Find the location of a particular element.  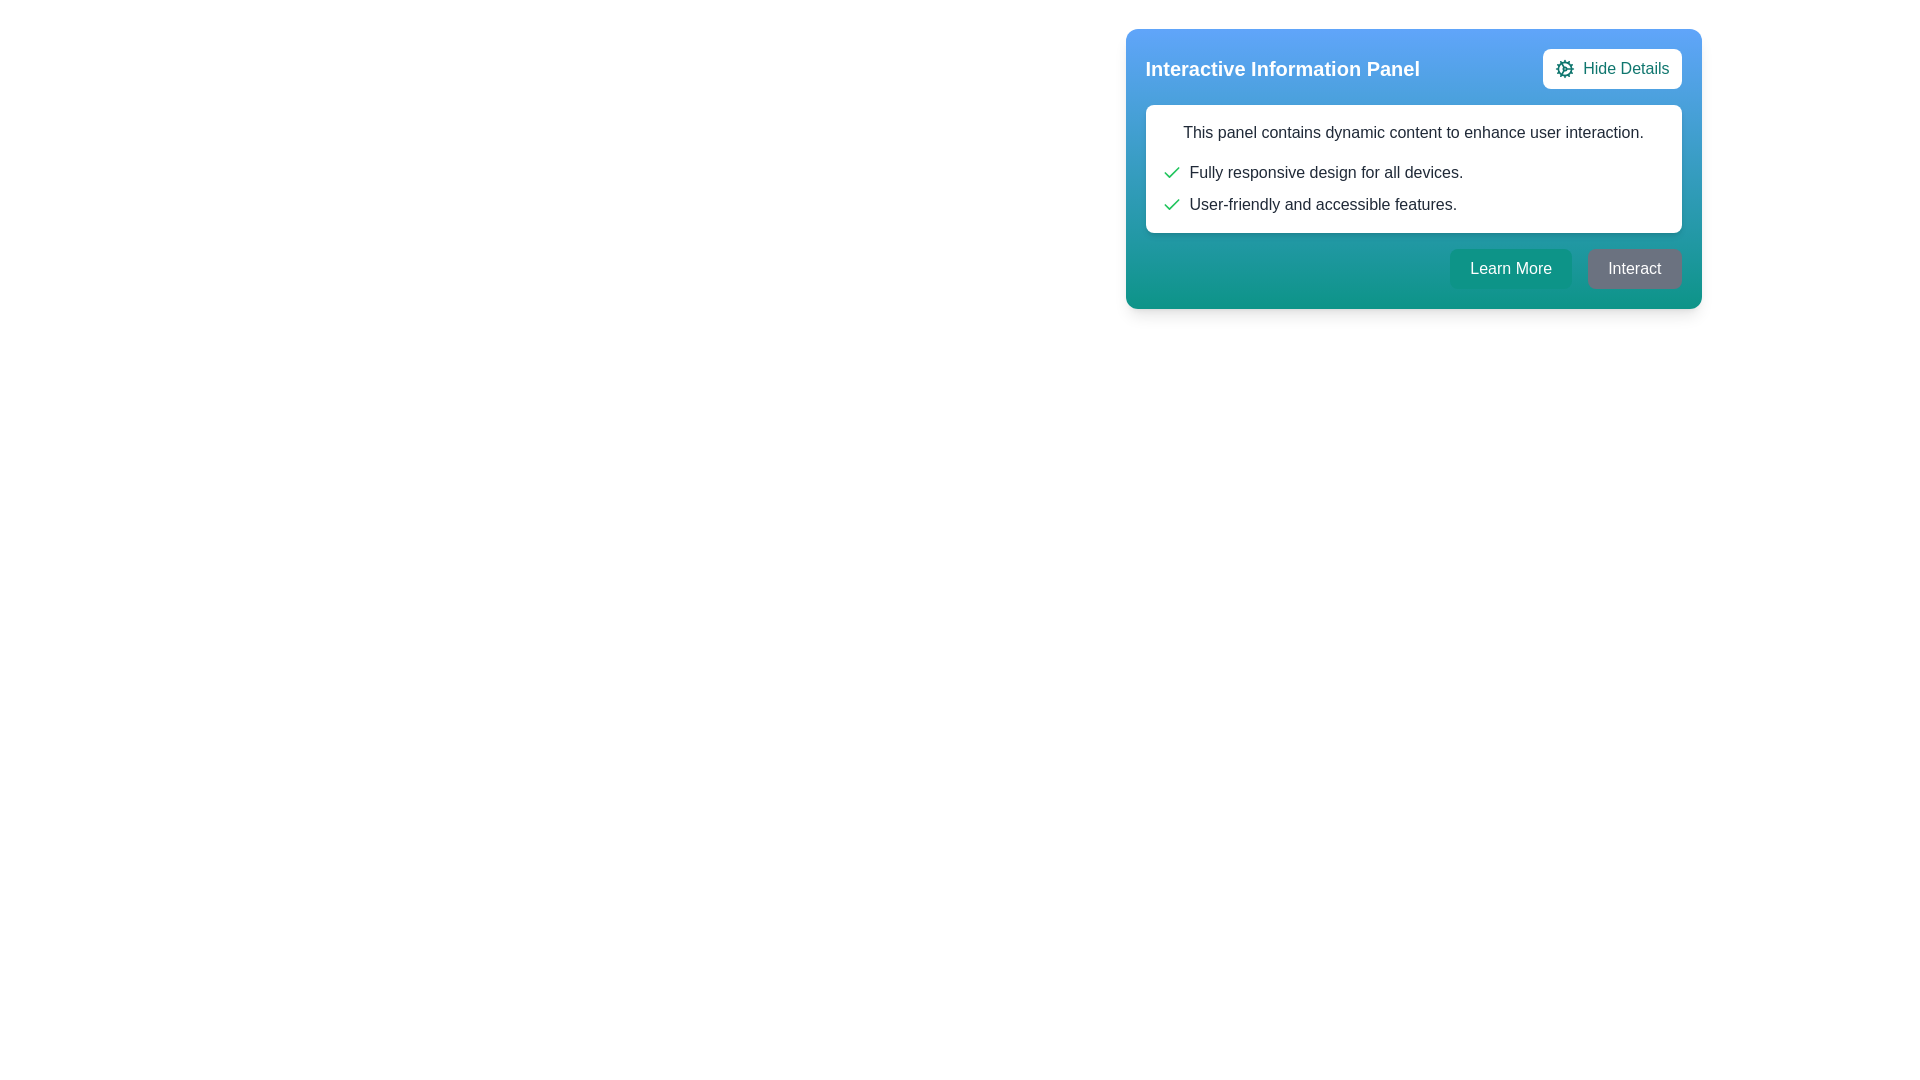

text label 'Interactive Information Panel' which is prominently displayed in bold and large font against a blue background, located towards the top-left of the header section is located at coordinates (1282, 68).